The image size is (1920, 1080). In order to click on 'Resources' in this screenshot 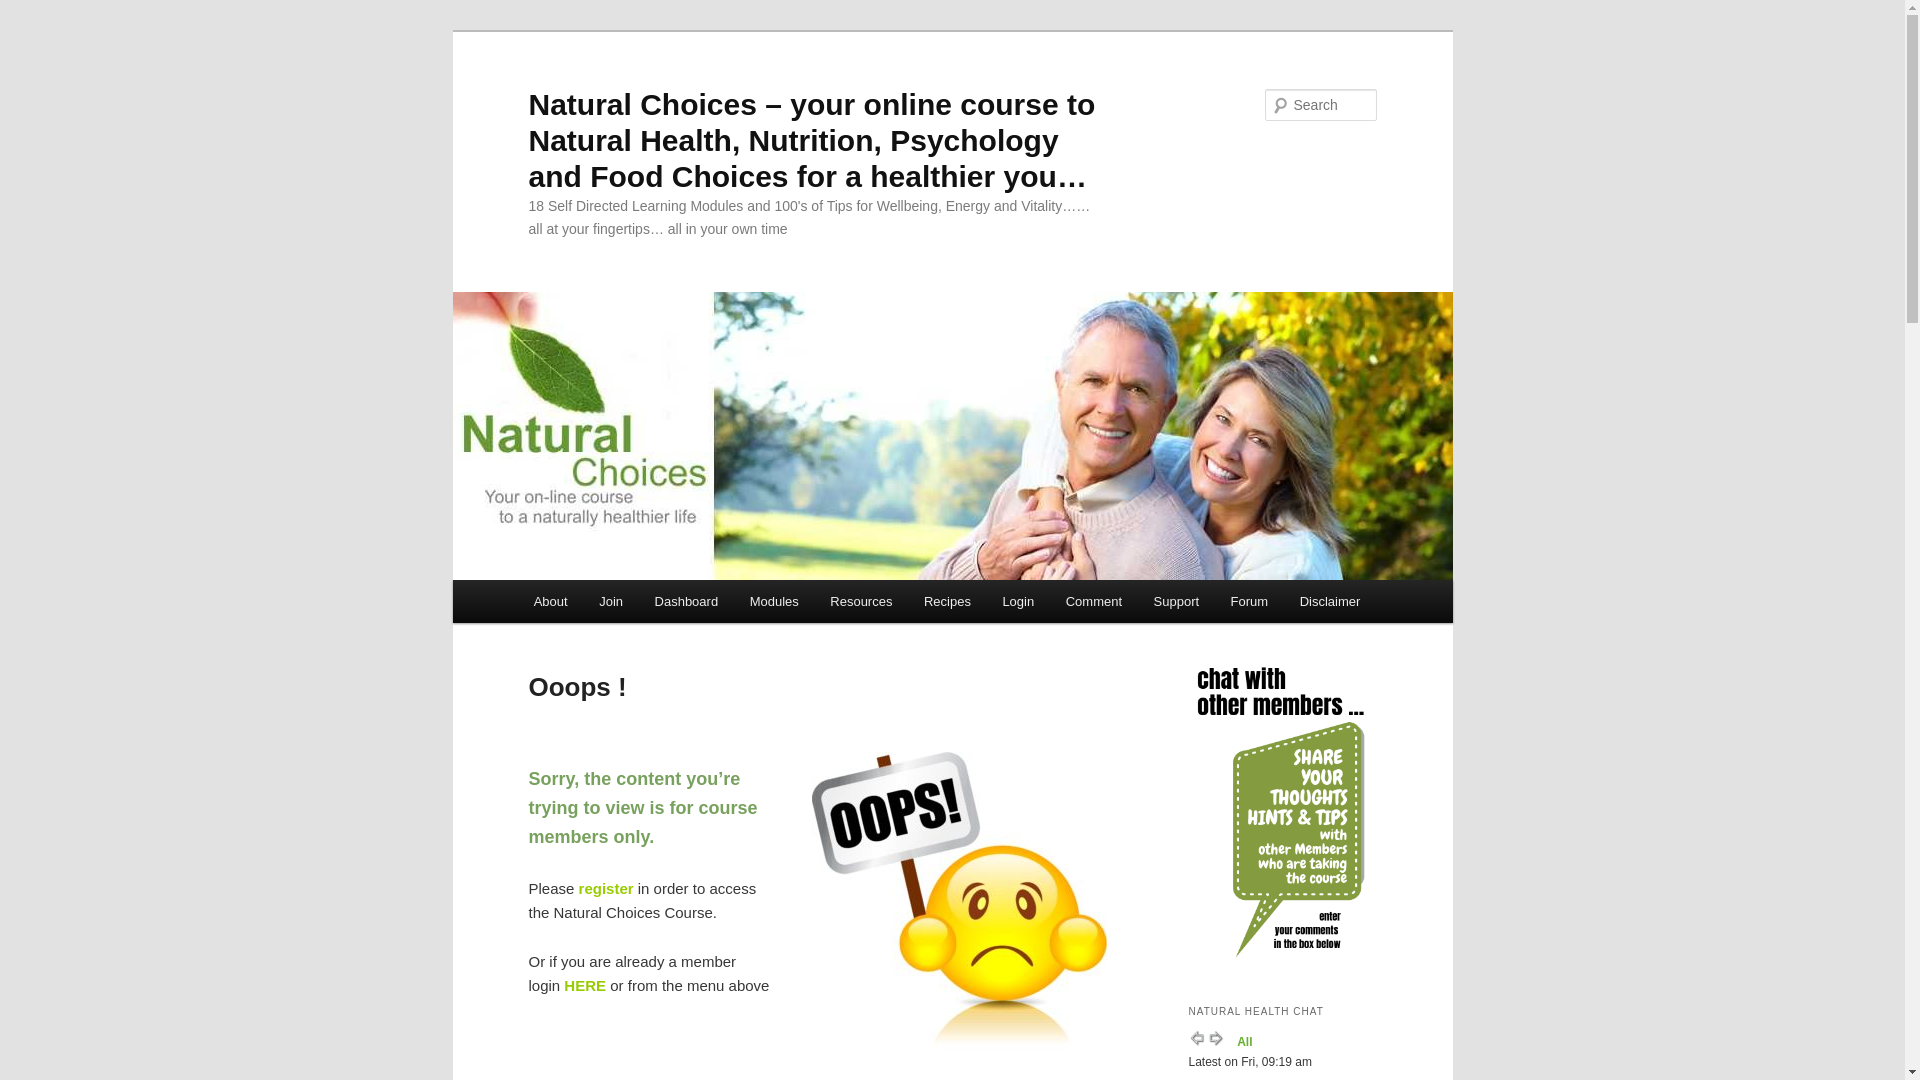, I will do `click(862, 600)`.